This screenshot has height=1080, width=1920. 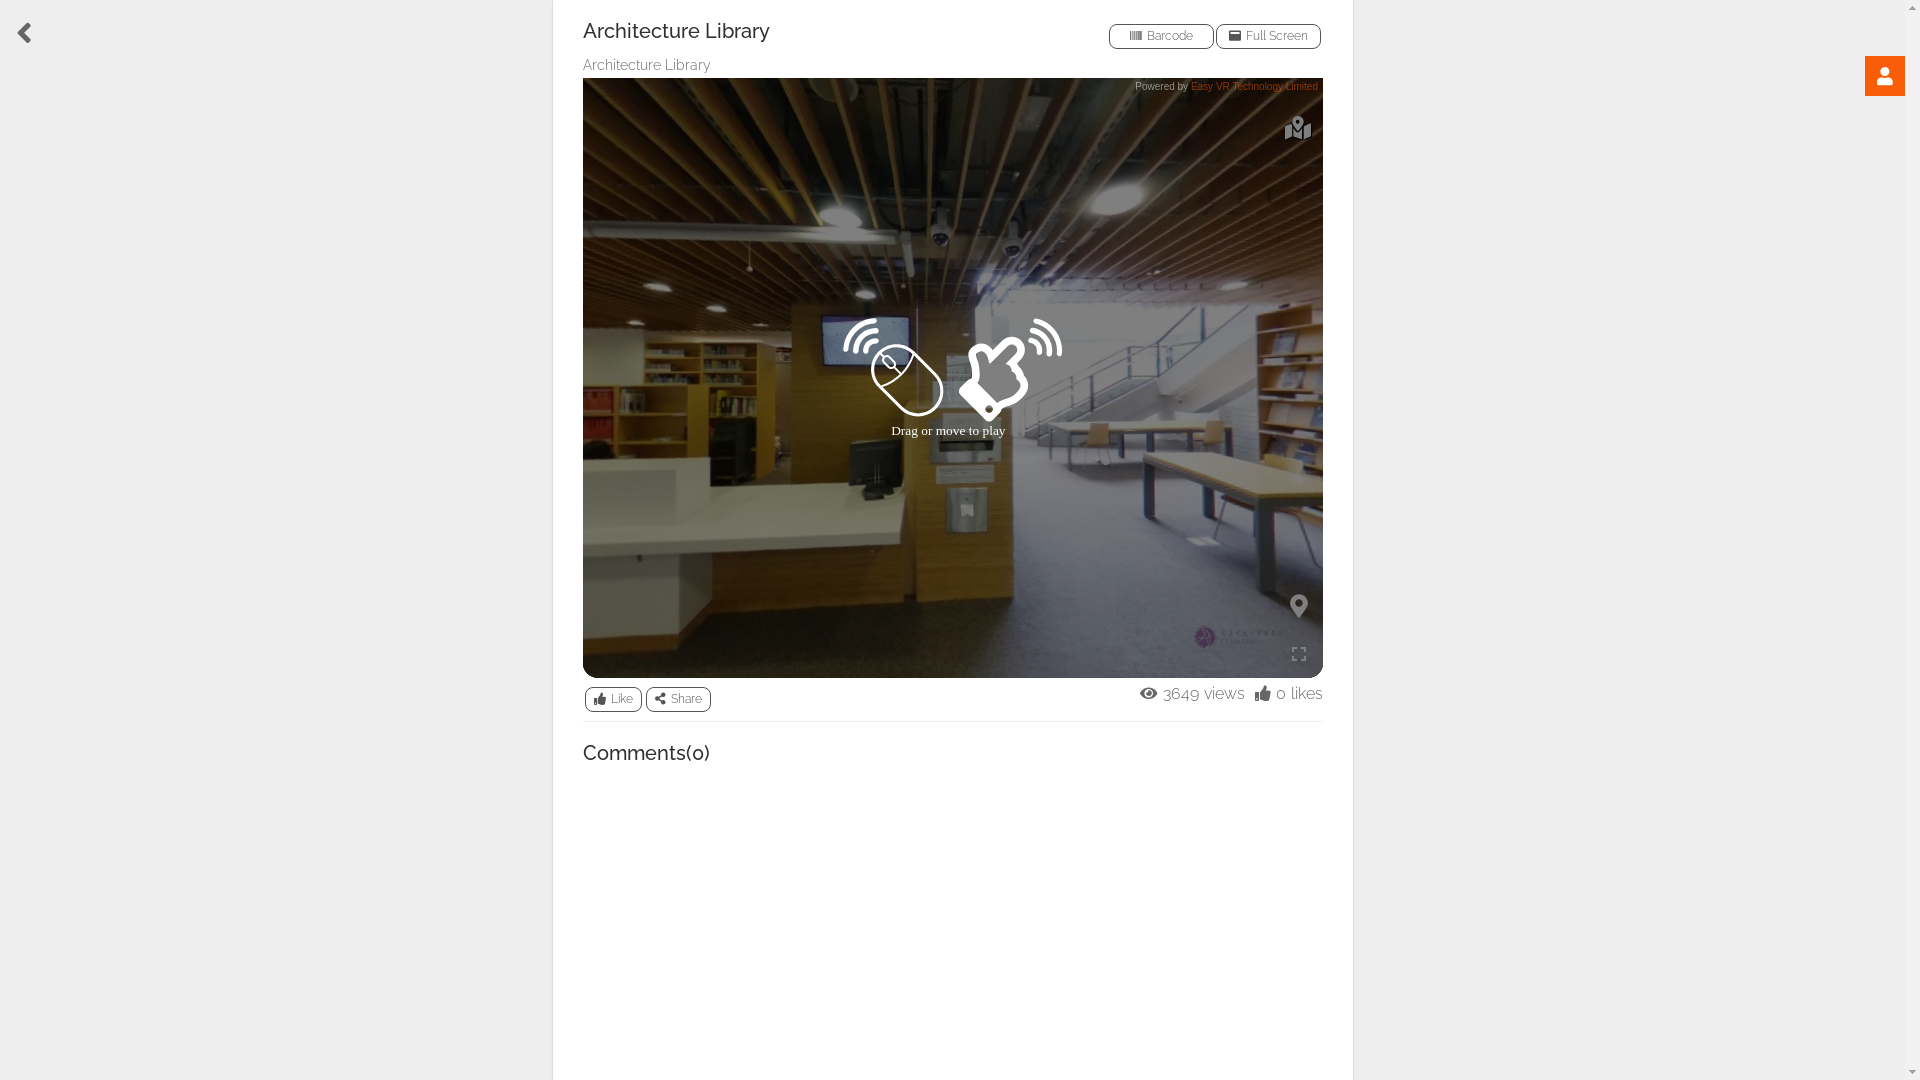 I want to click on 'BUSINESS', so click(x=0, y=859).